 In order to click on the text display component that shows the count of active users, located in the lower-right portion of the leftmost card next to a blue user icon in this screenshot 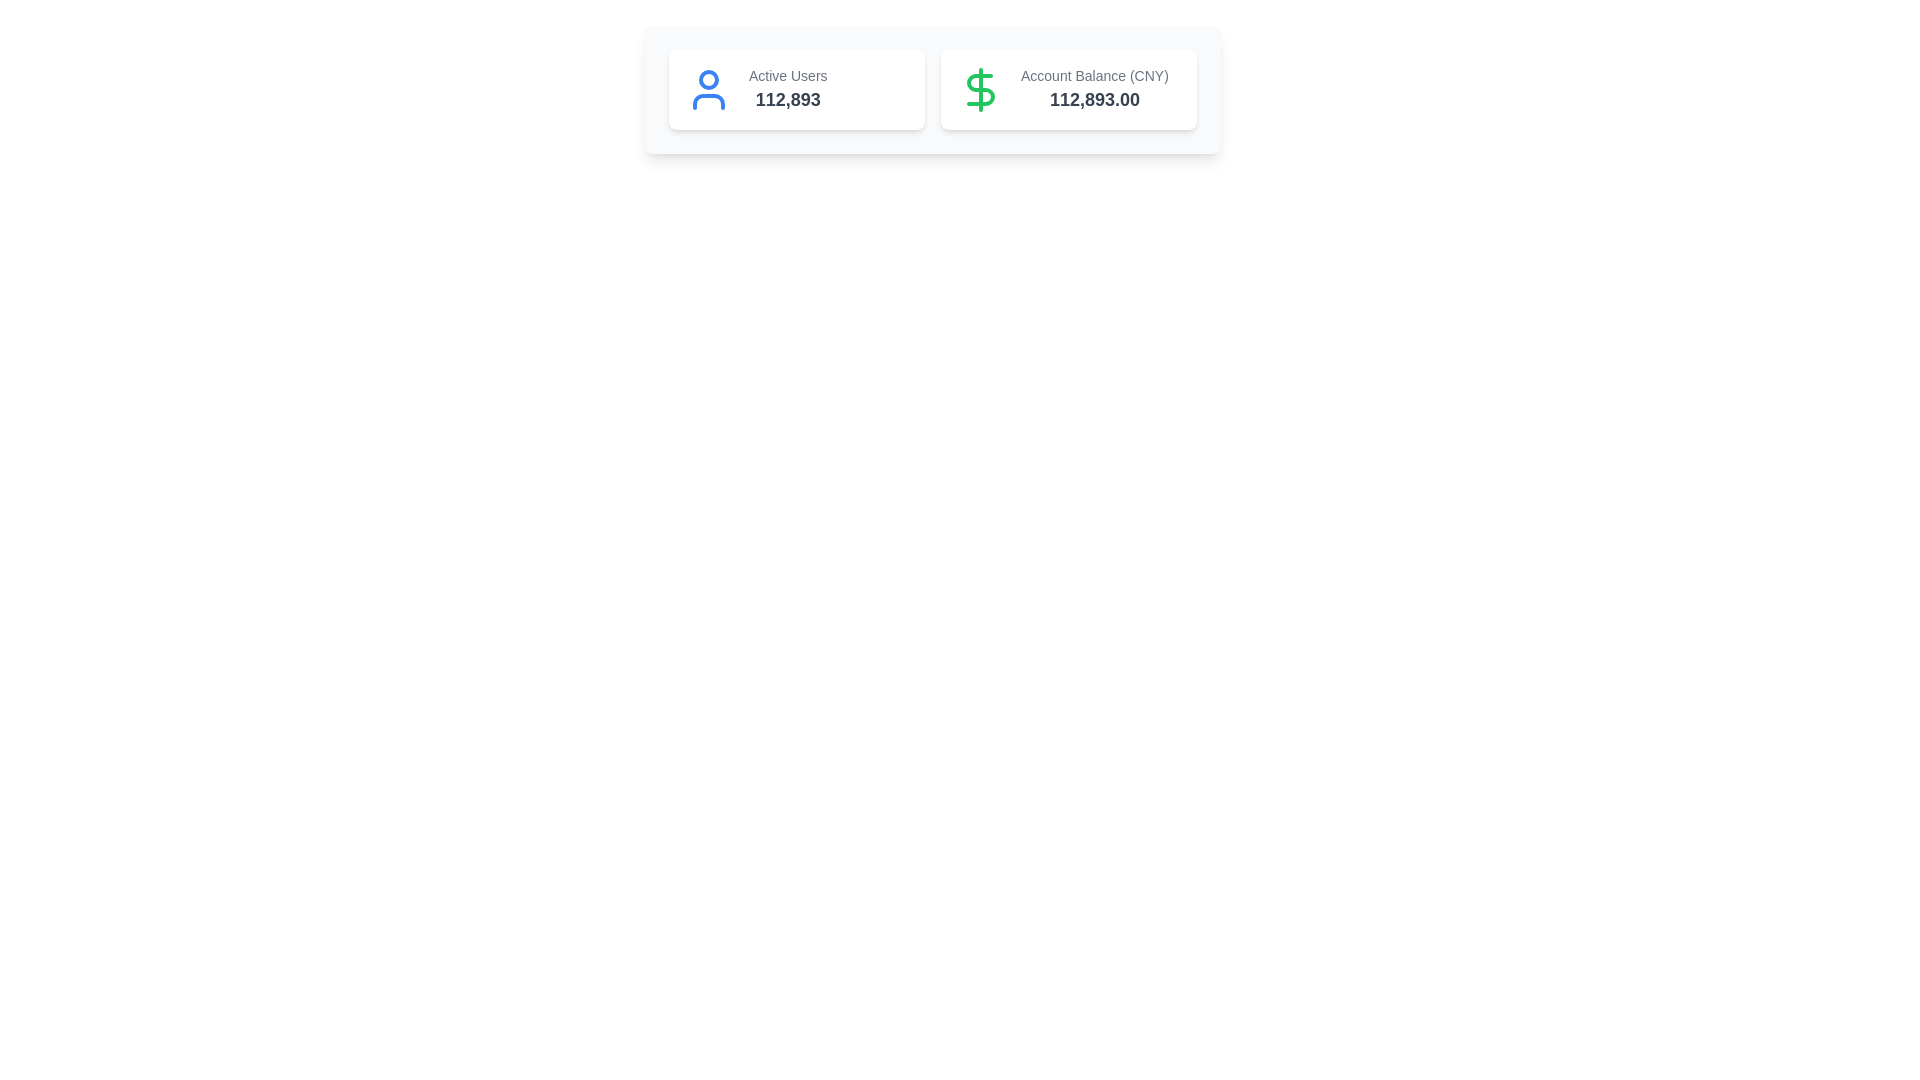, I will do `click(787, 88)`.